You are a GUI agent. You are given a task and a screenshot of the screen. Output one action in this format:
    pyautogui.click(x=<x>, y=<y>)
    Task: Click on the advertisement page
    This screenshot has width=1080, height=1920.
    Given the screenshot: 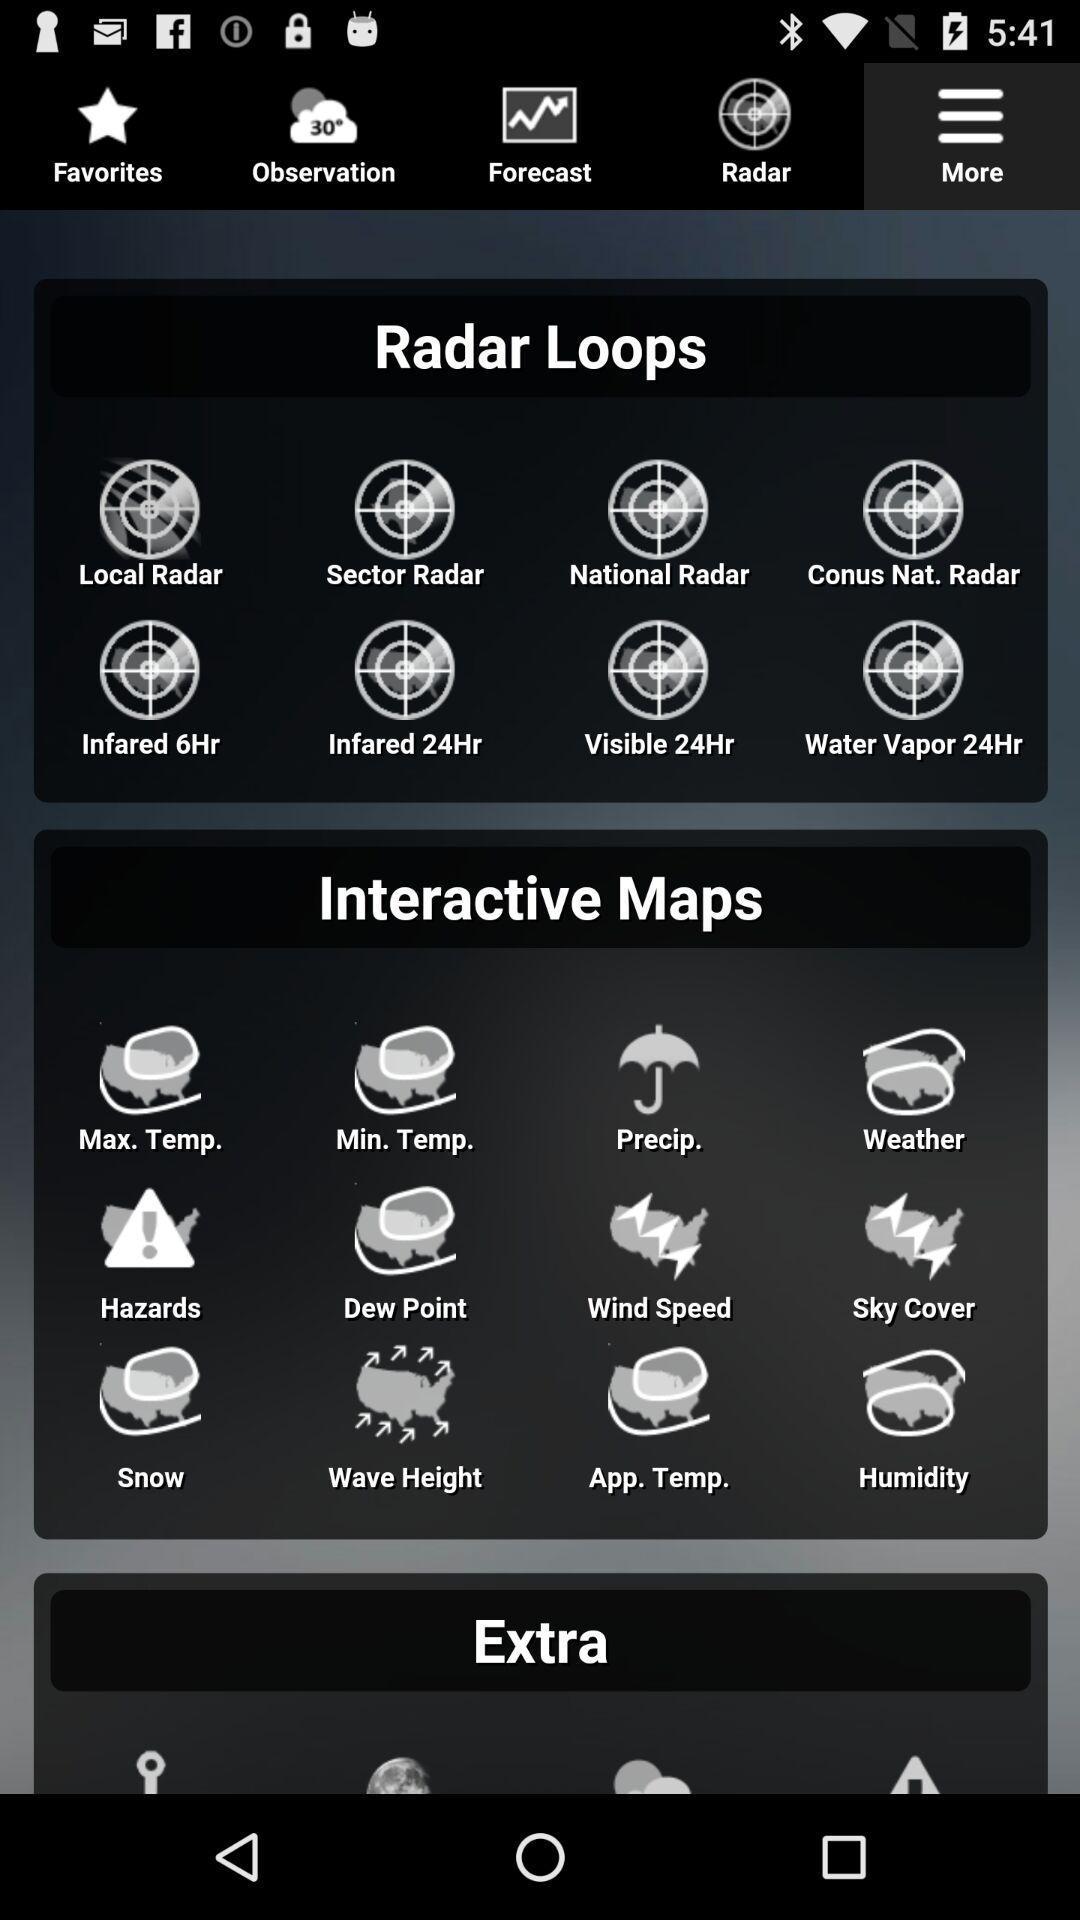 What is the action you would take?
    pyautogui.click(x=540, y=994)
    